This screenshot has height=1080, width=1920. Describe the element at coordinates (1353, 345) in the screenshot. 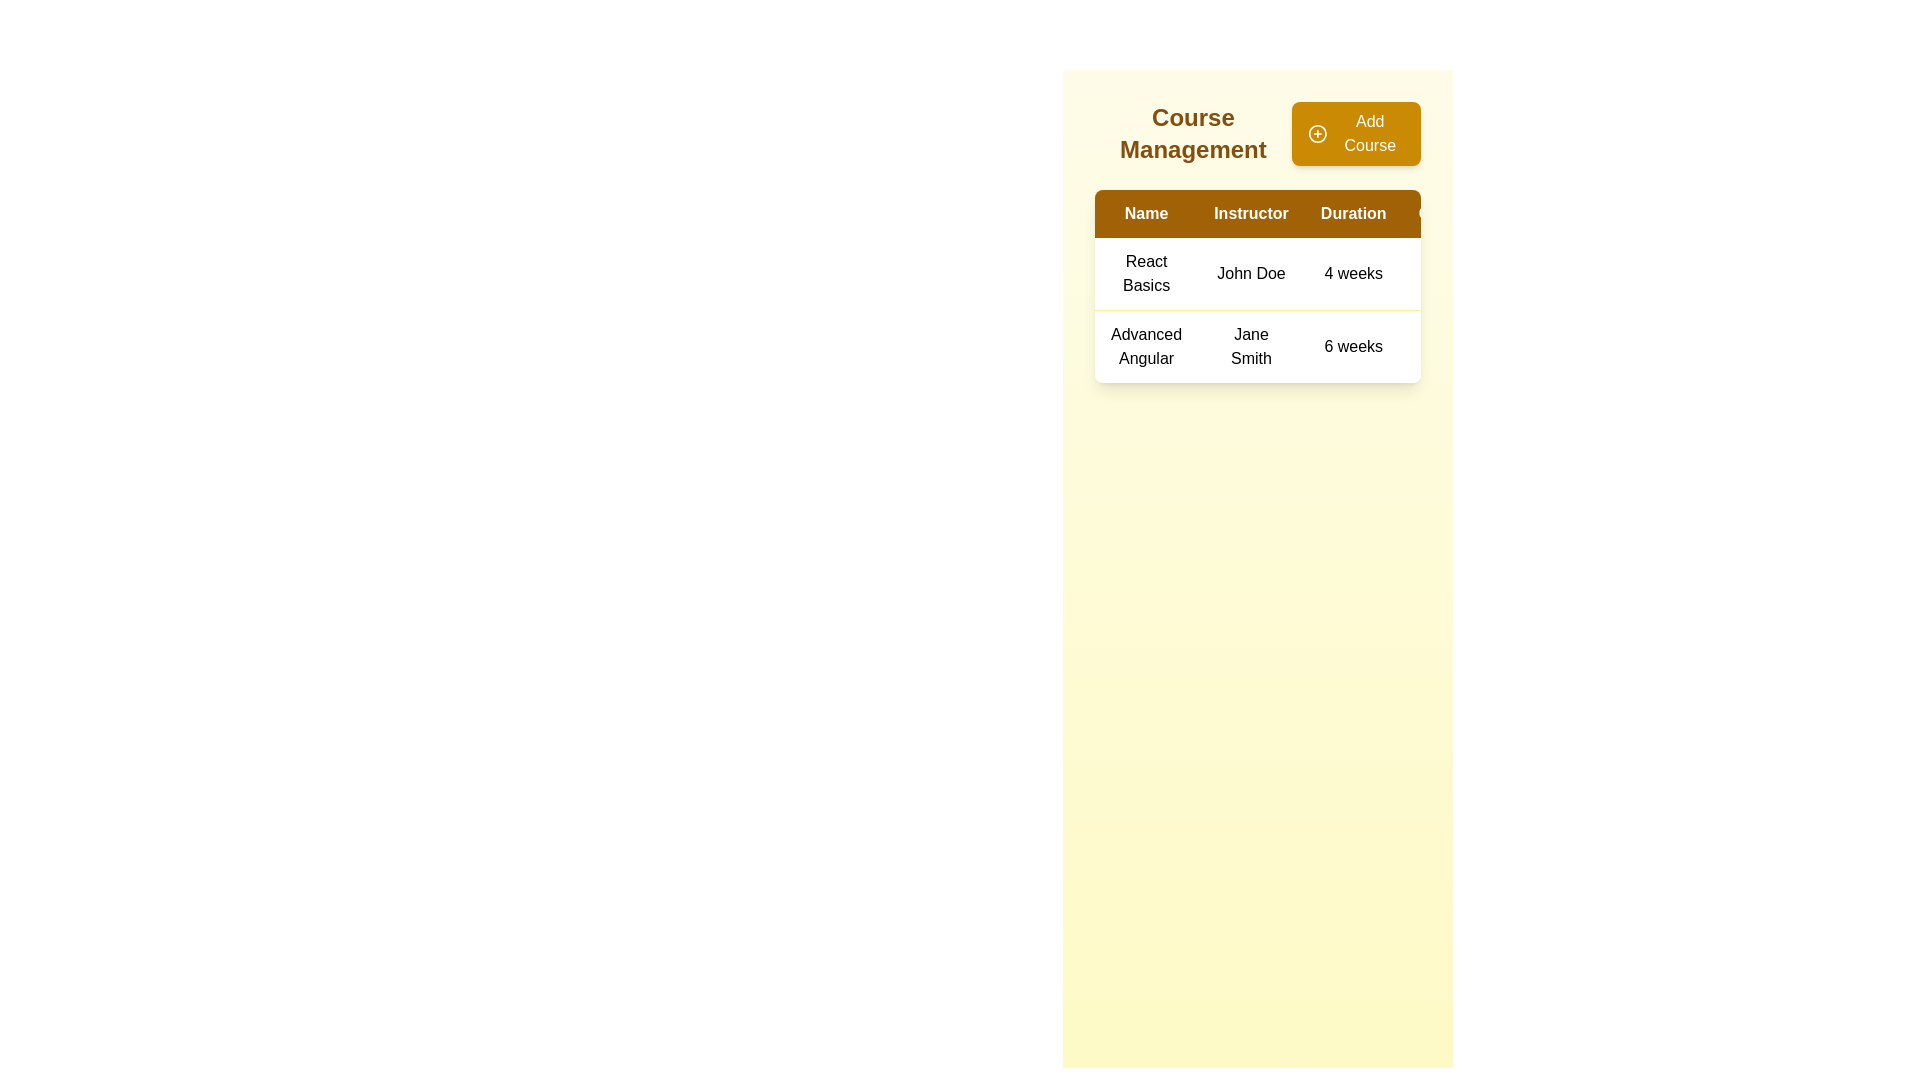

I see `text segment displaying the duration of the course, specifically '6 weeks', located in the last column of the table under the 'Advanced Angular' course entry` at that location.